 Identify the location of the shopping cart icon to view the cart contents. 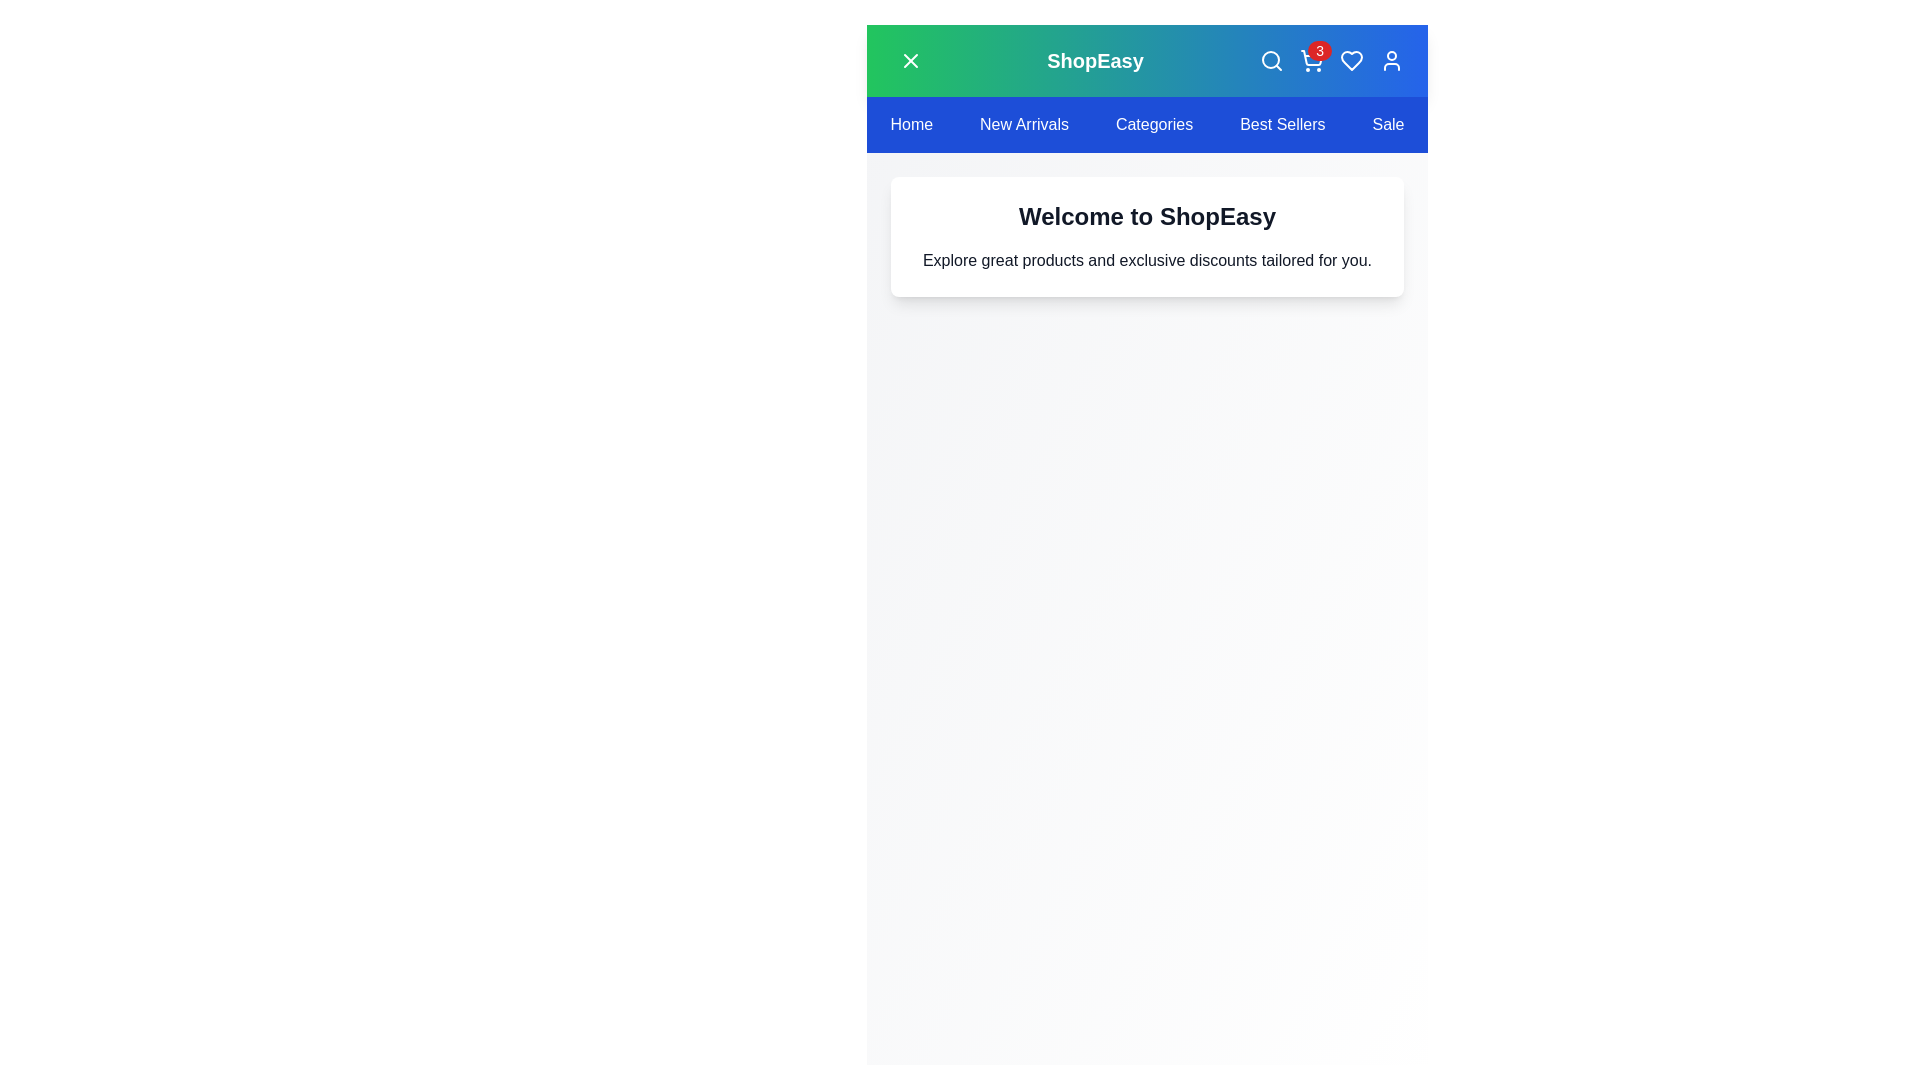
(1311, 60).